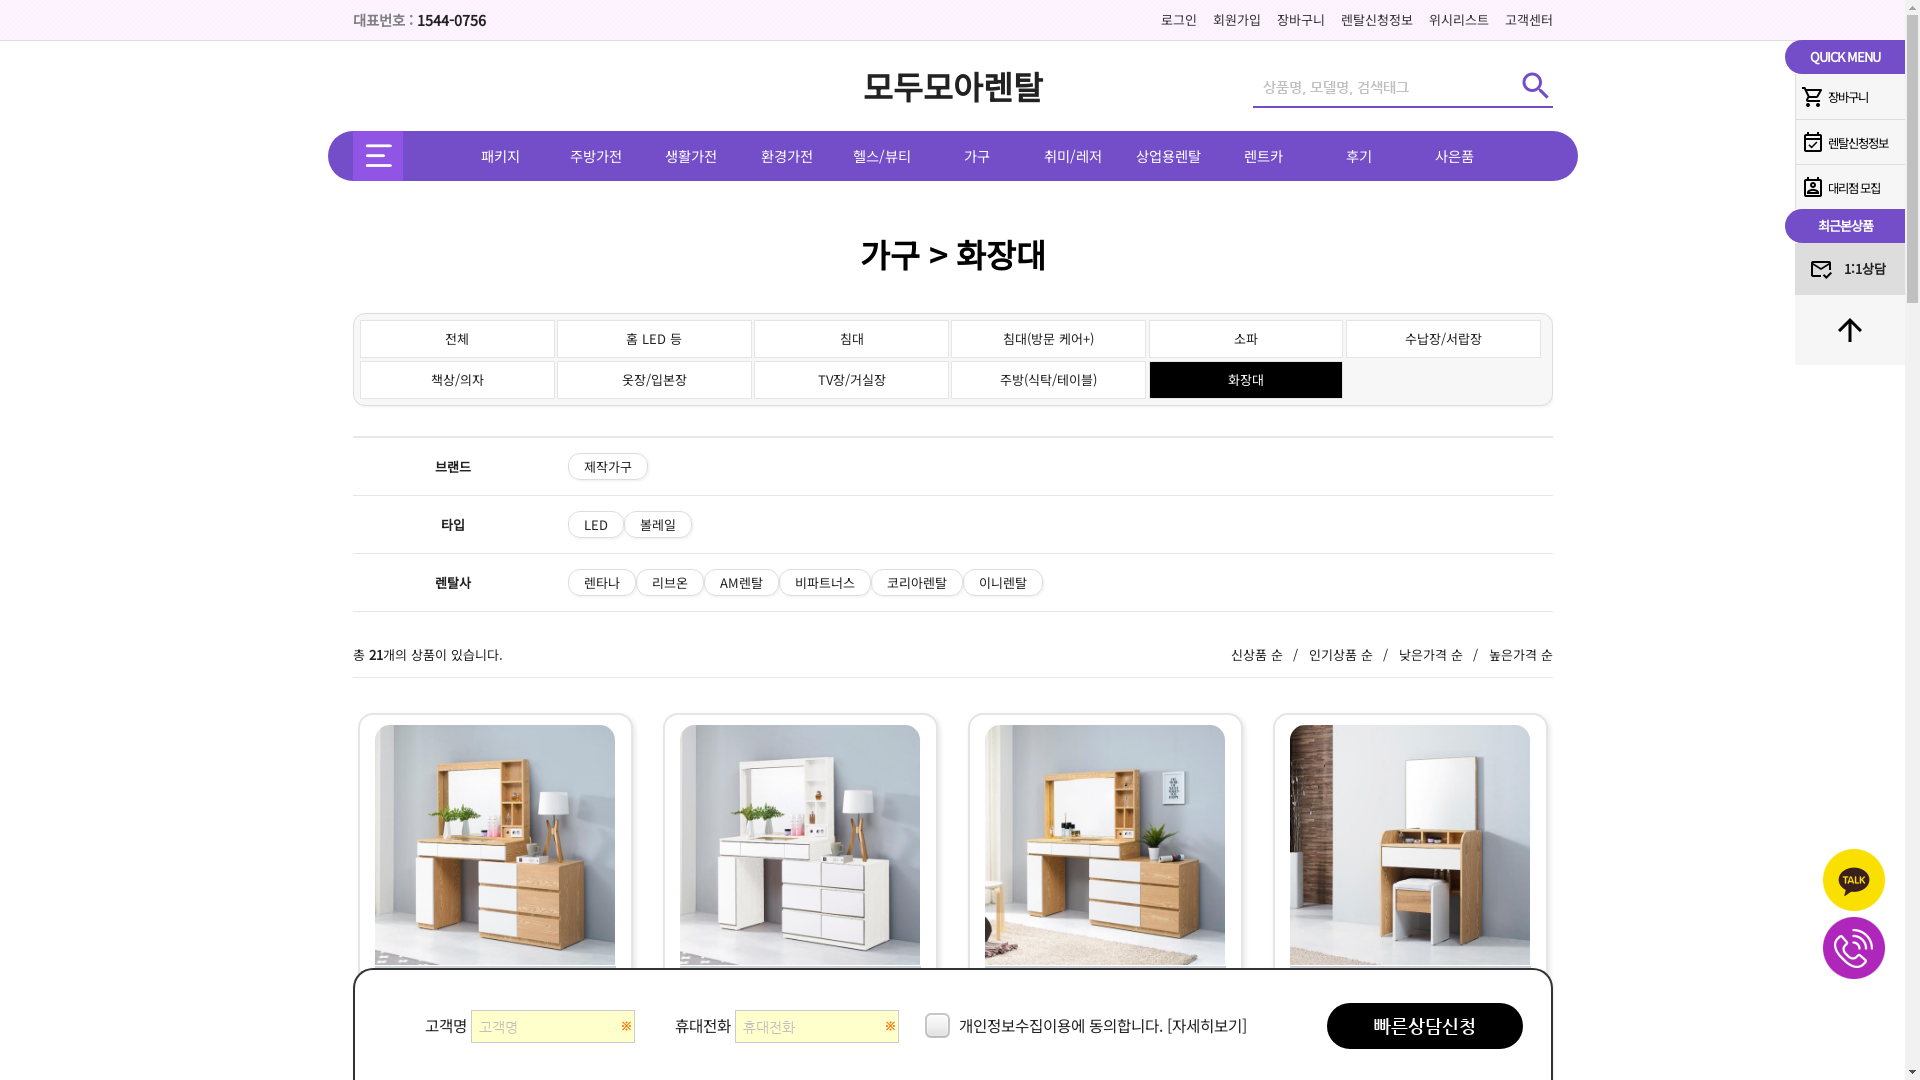  Describe the element at coordinates (566, 523) in the screenshot. I see `'LED'` at that location.